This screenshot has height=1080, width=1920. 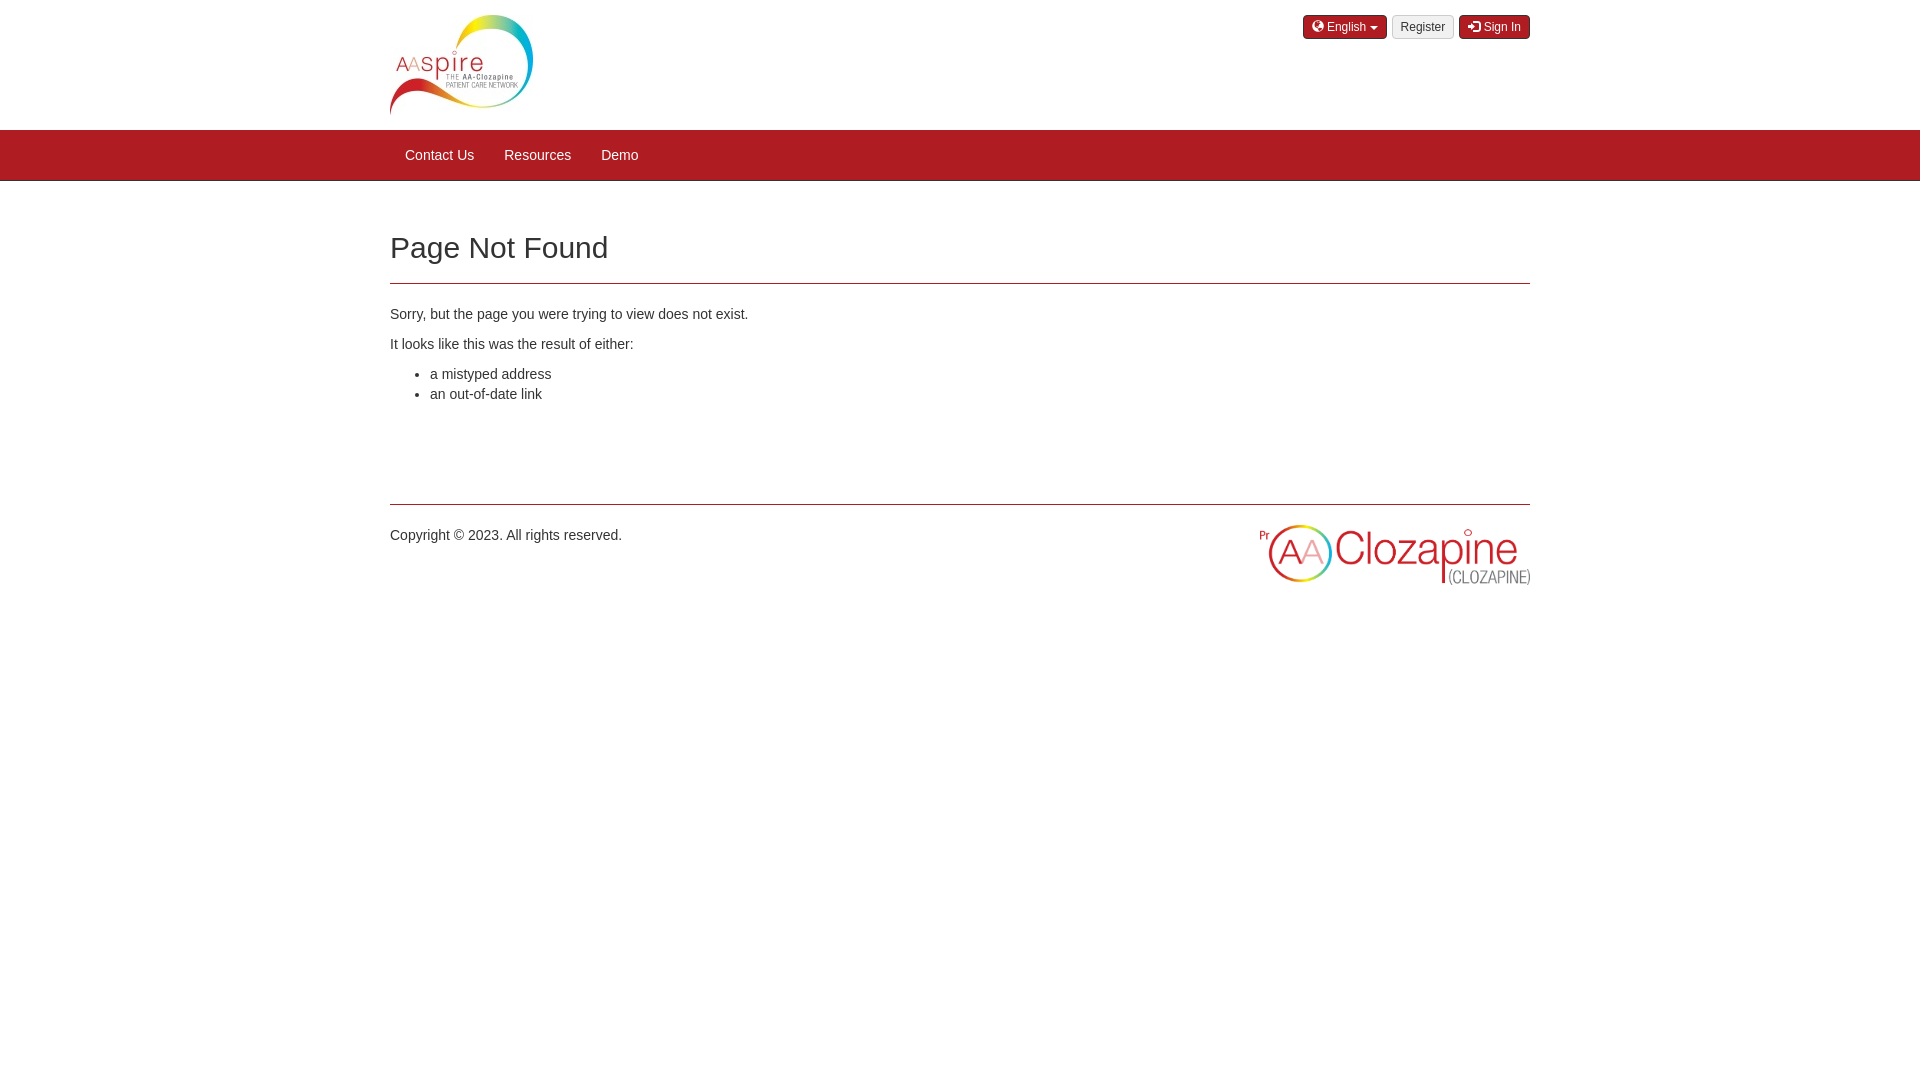 What do you see at coordinates (1494, 27) in the screenshot?
I see `'Sign In'` at bounding box center [1494, 27].